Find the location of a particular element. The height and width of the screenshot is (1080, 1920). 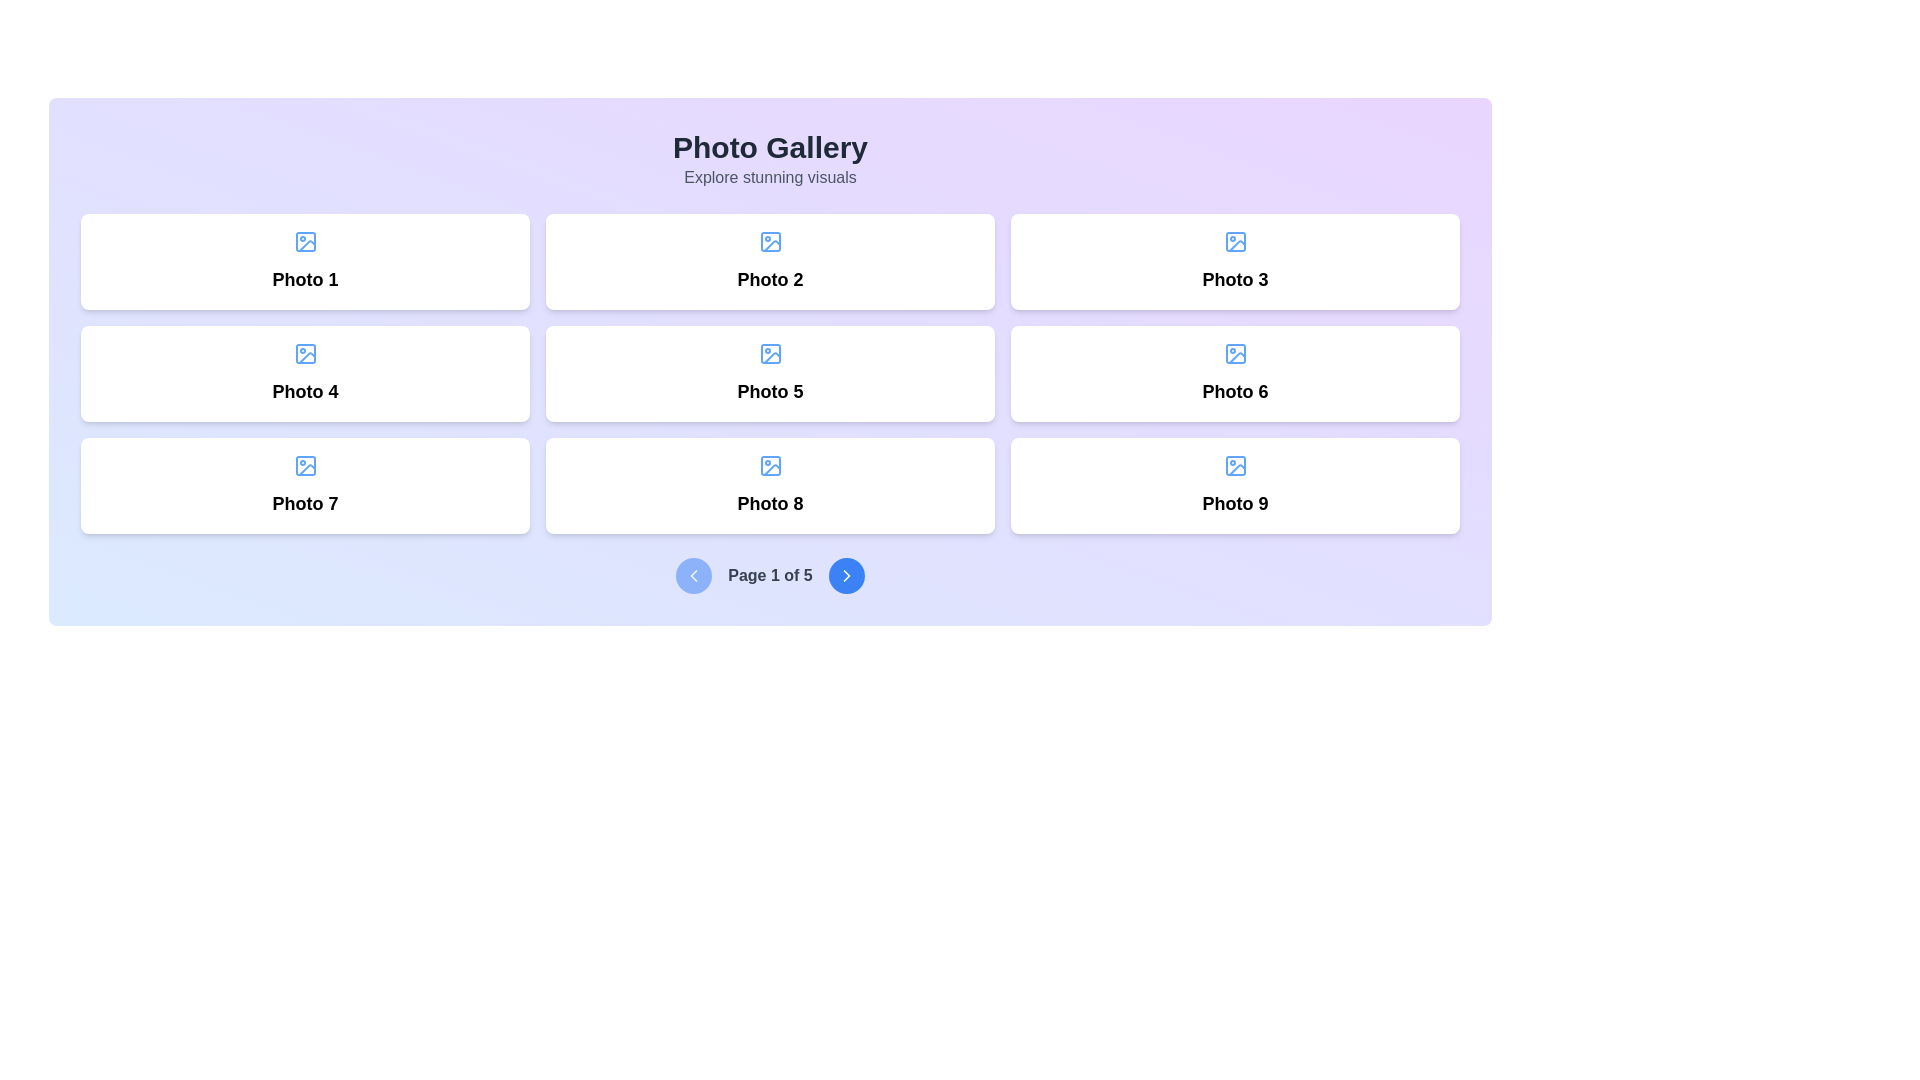

the blue image icon located at the top-left of the white card labeled 'Photo 2' to associate it with the card content is located at coordinates (769, 241).